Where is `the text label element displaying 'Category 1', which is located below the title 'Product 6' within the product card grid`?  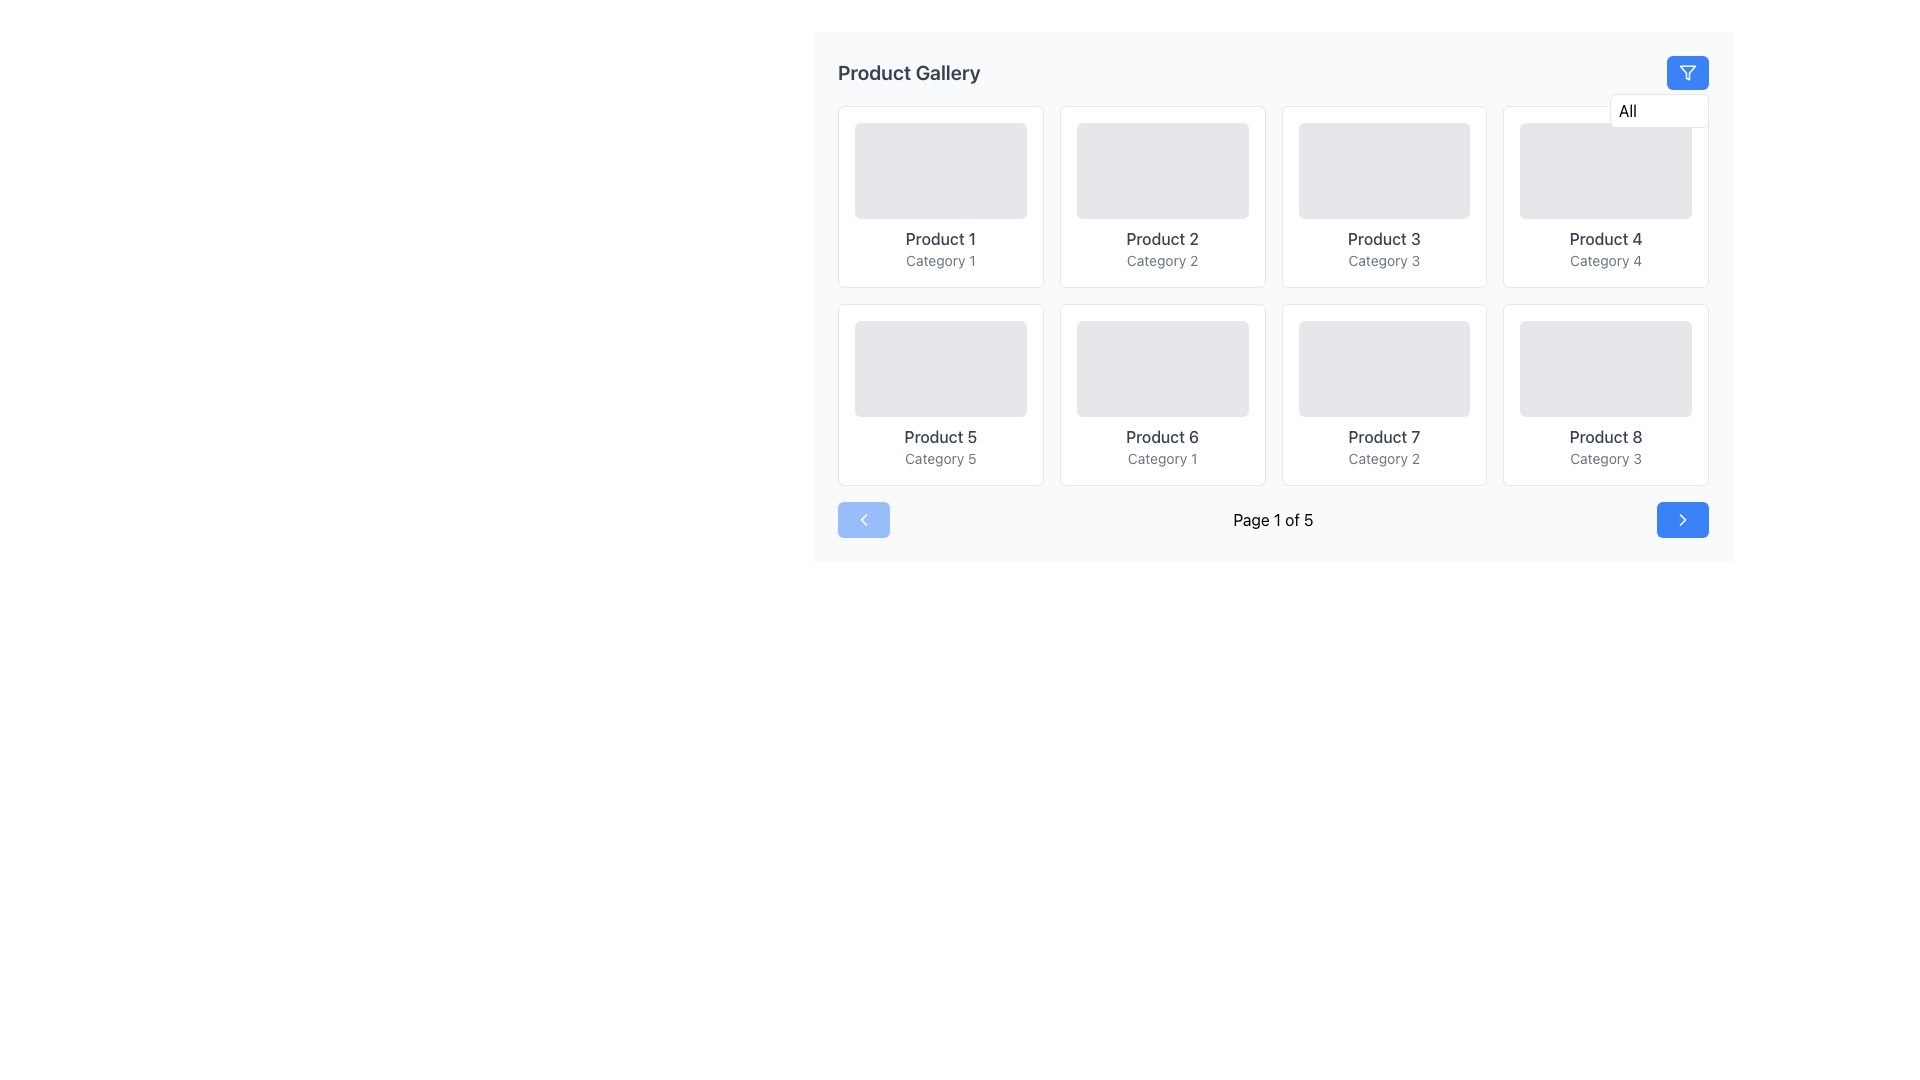 the text label element displaying 'Category 1', which is located below the title 'Product 6' within the product card grid is located at coordinates (1162, 459).